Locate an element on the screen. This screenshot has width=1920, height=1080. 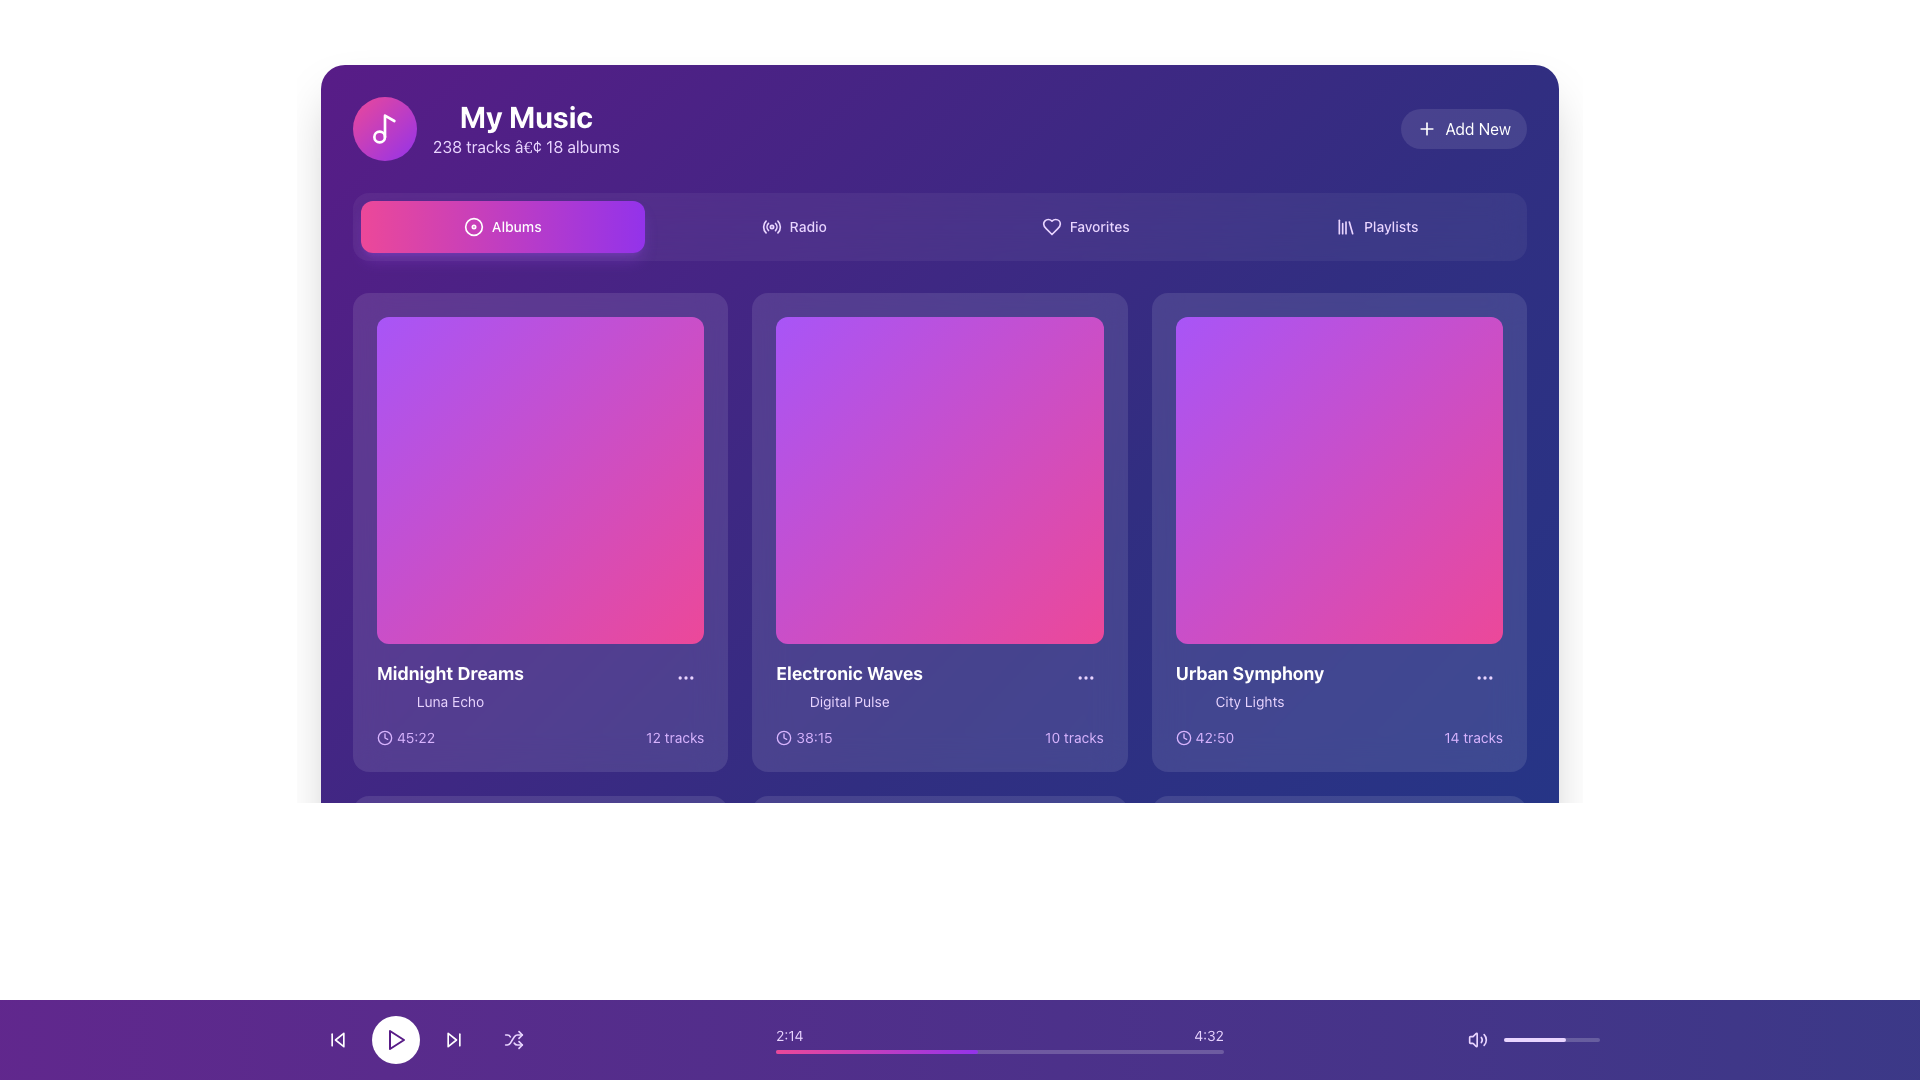
the 'previous track' button located at the bottom media control bar, which is the first button from the left among the media control buttons is located at coordinates (339, 1039).